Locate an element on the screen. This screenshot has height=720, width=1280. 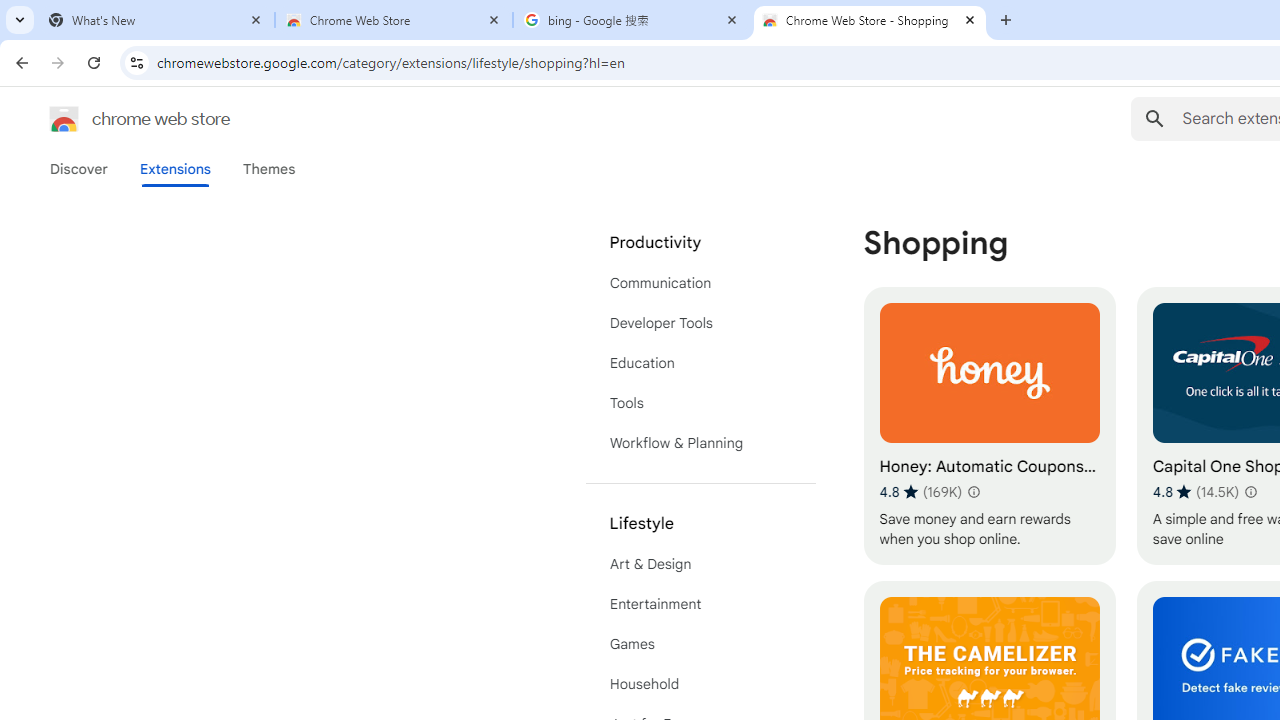
'Entertainment' is located at coordinates (700, 603).